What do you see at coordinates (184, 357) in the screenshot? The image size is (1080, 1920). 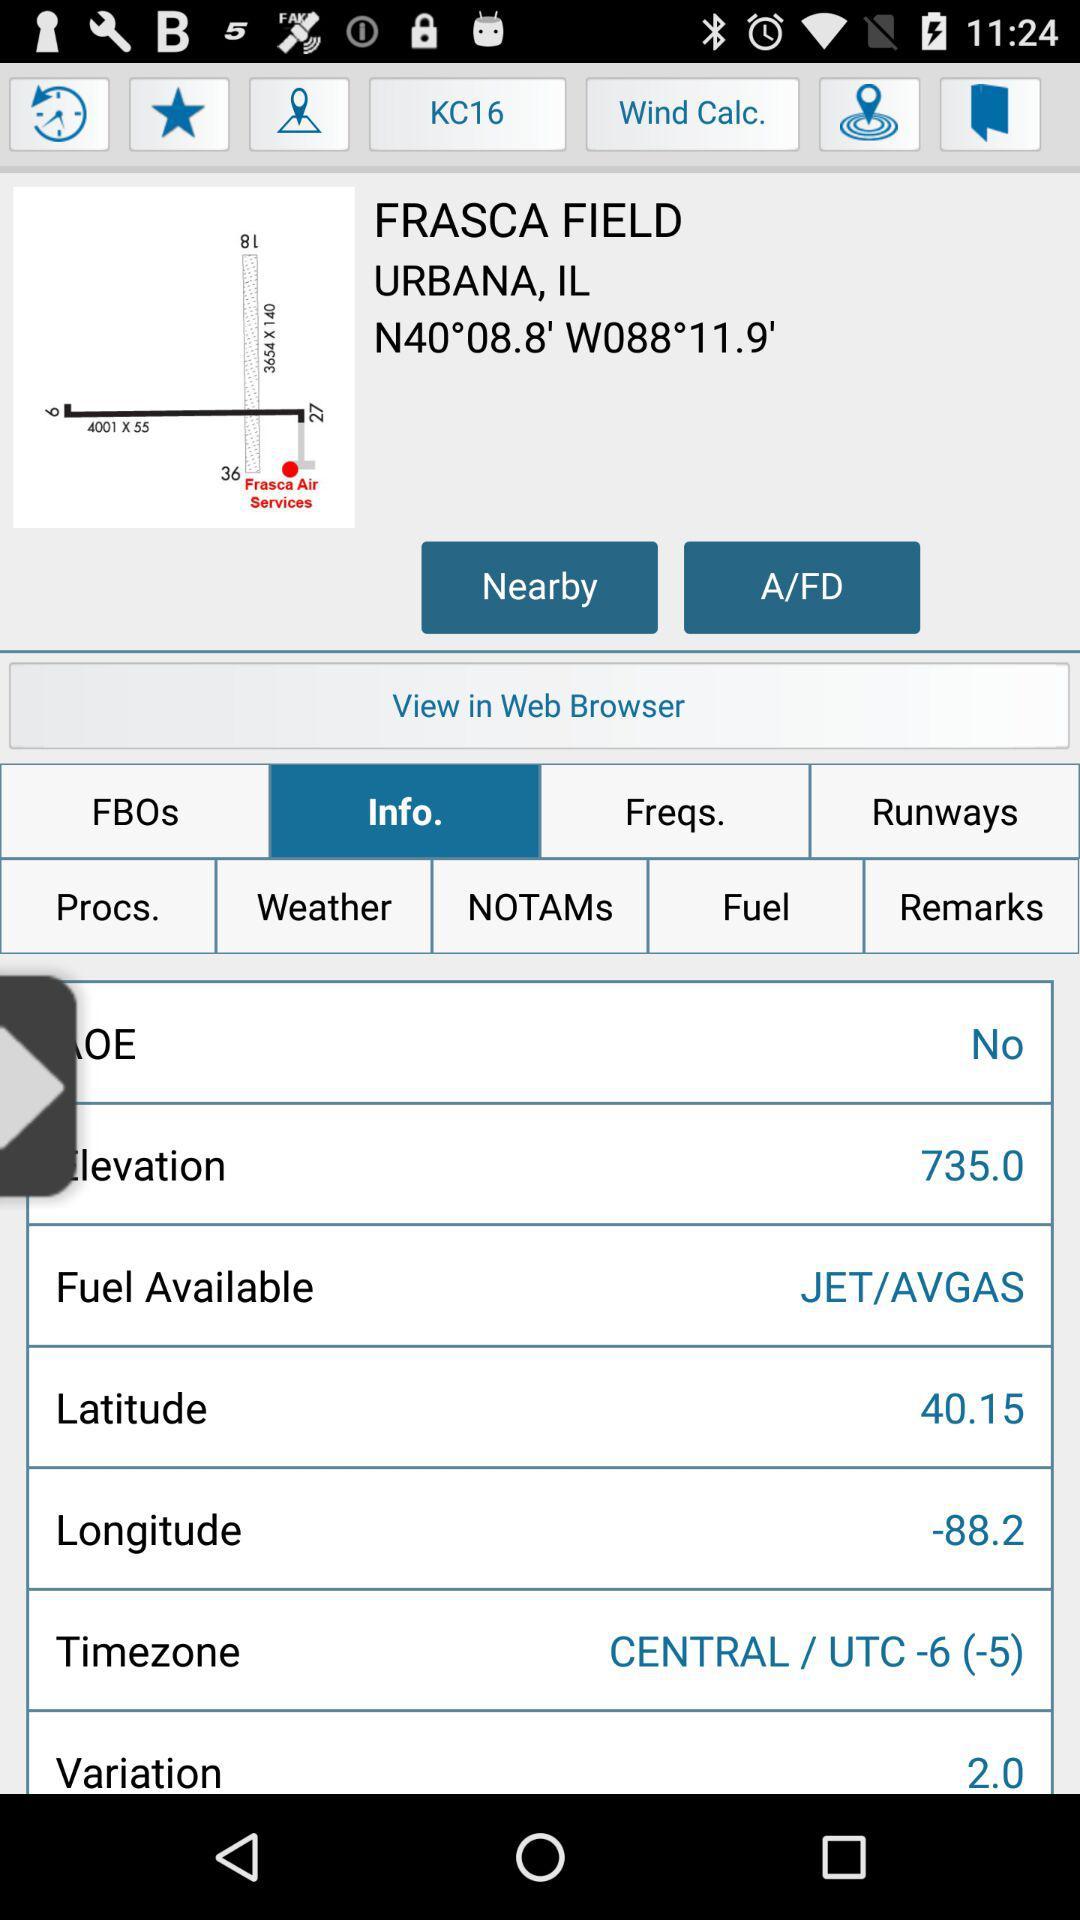 I see `to view image` at bounding box center [184, 357].